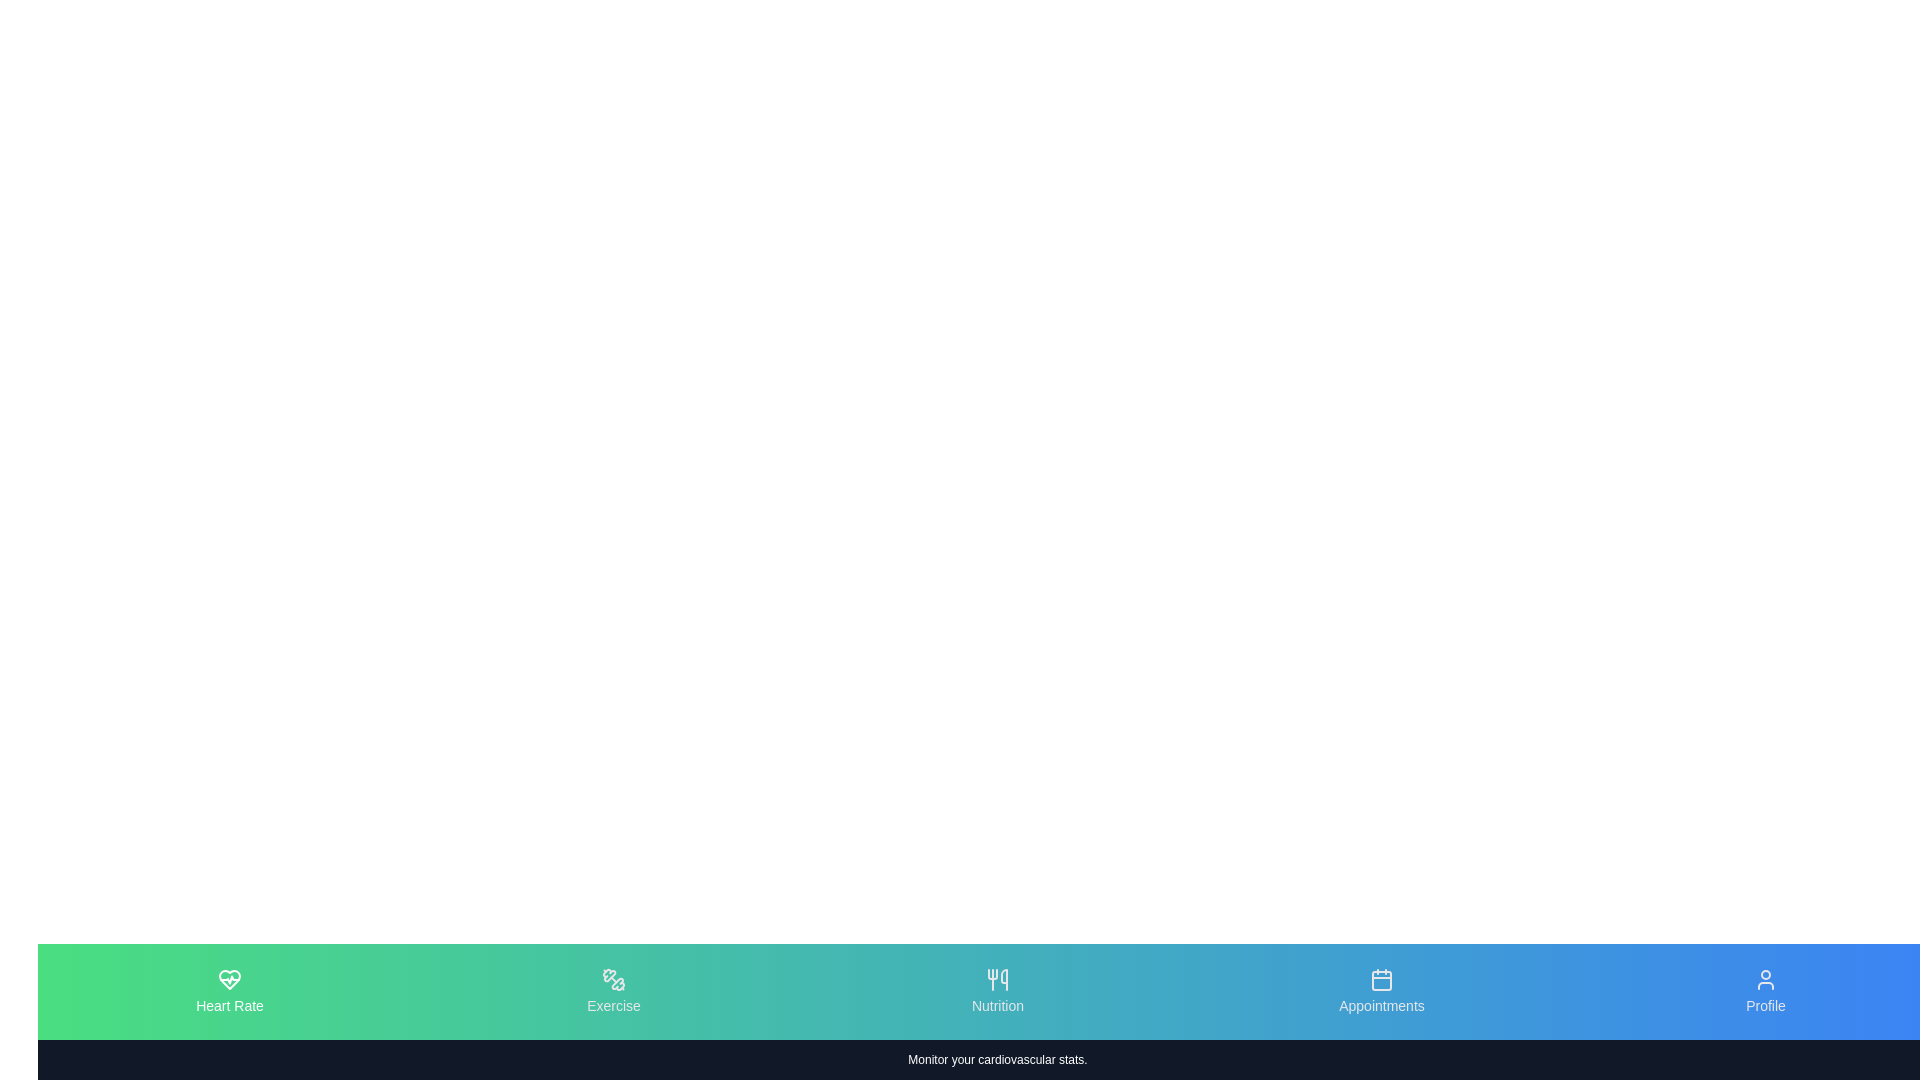 The width and height of the screenshot is (1920, 1080). Describe the element at coordinates (230, 991) in the screenshot. I see `the tab icon labeled Heart Rate to observe the visual transition` at that location.